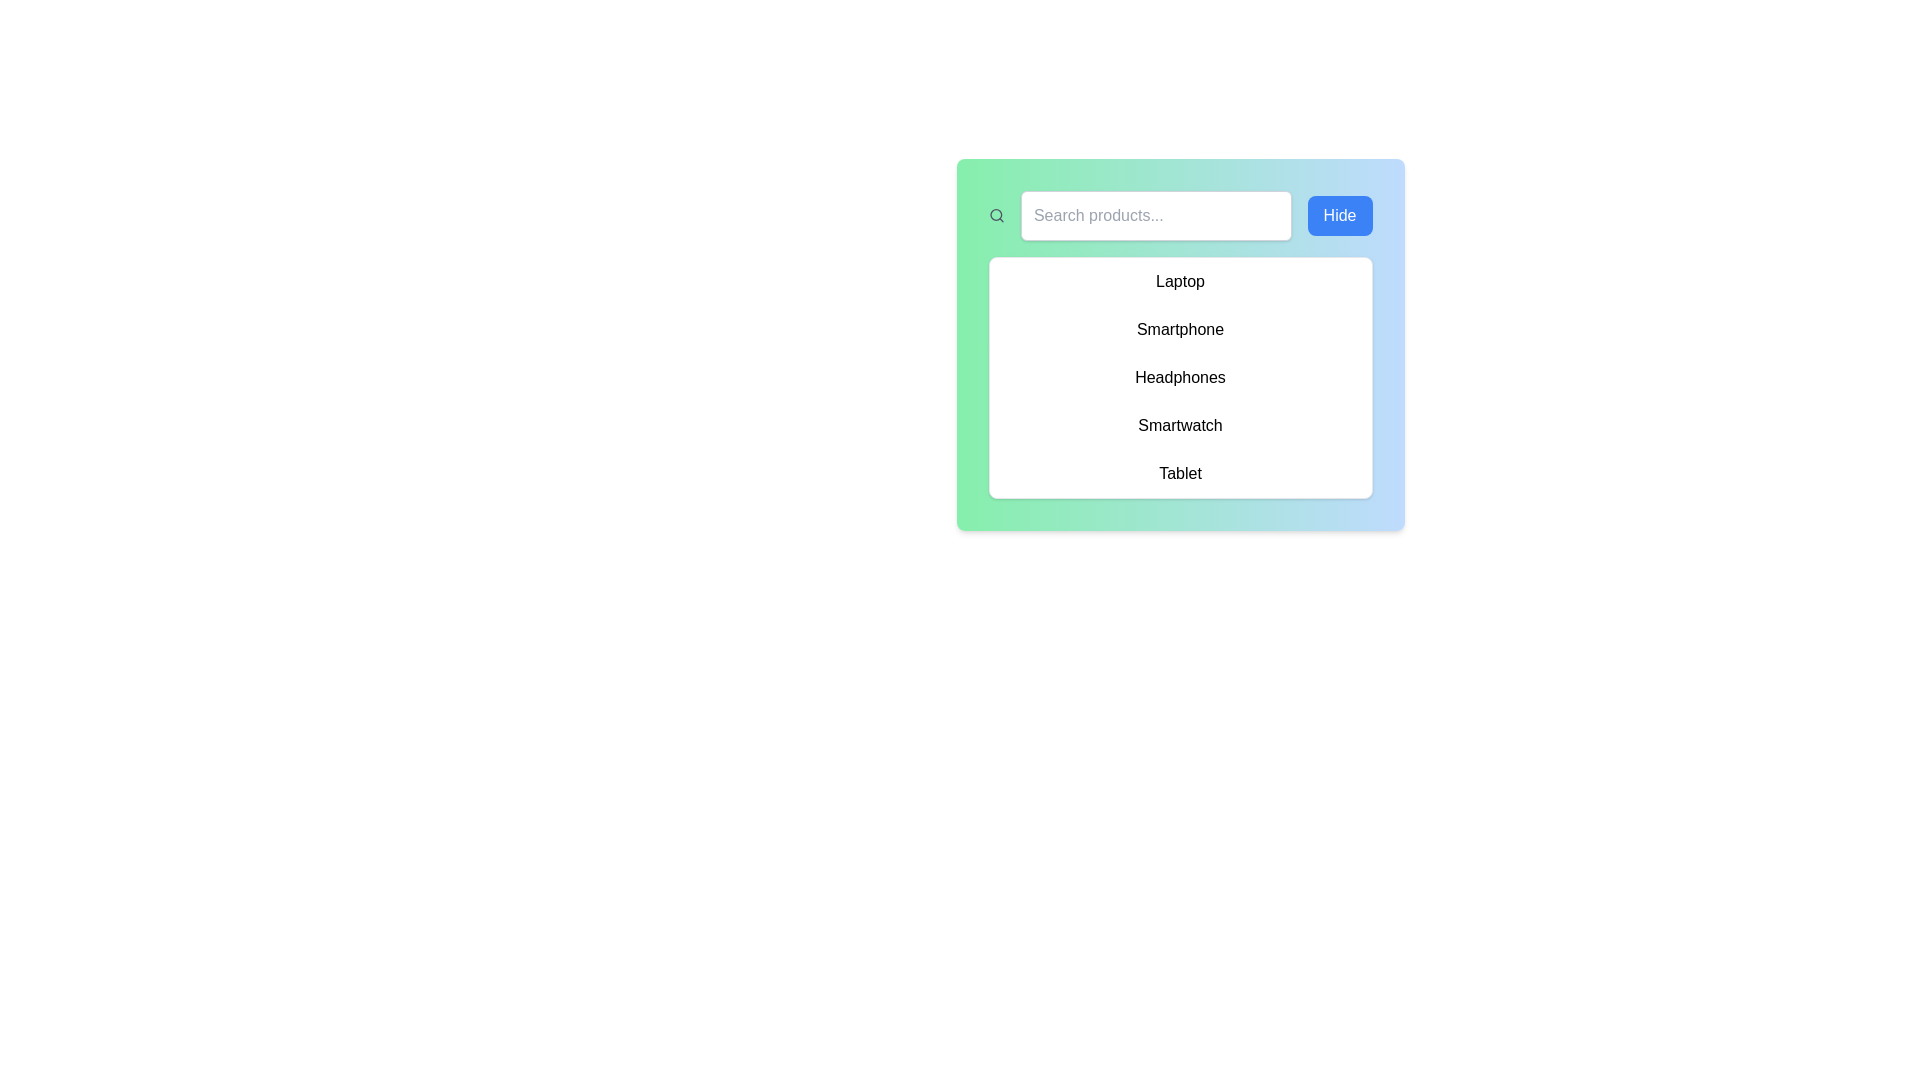  I want to click on the List Item displaying 'Headphones' in bold black font, so click(1180, 378).